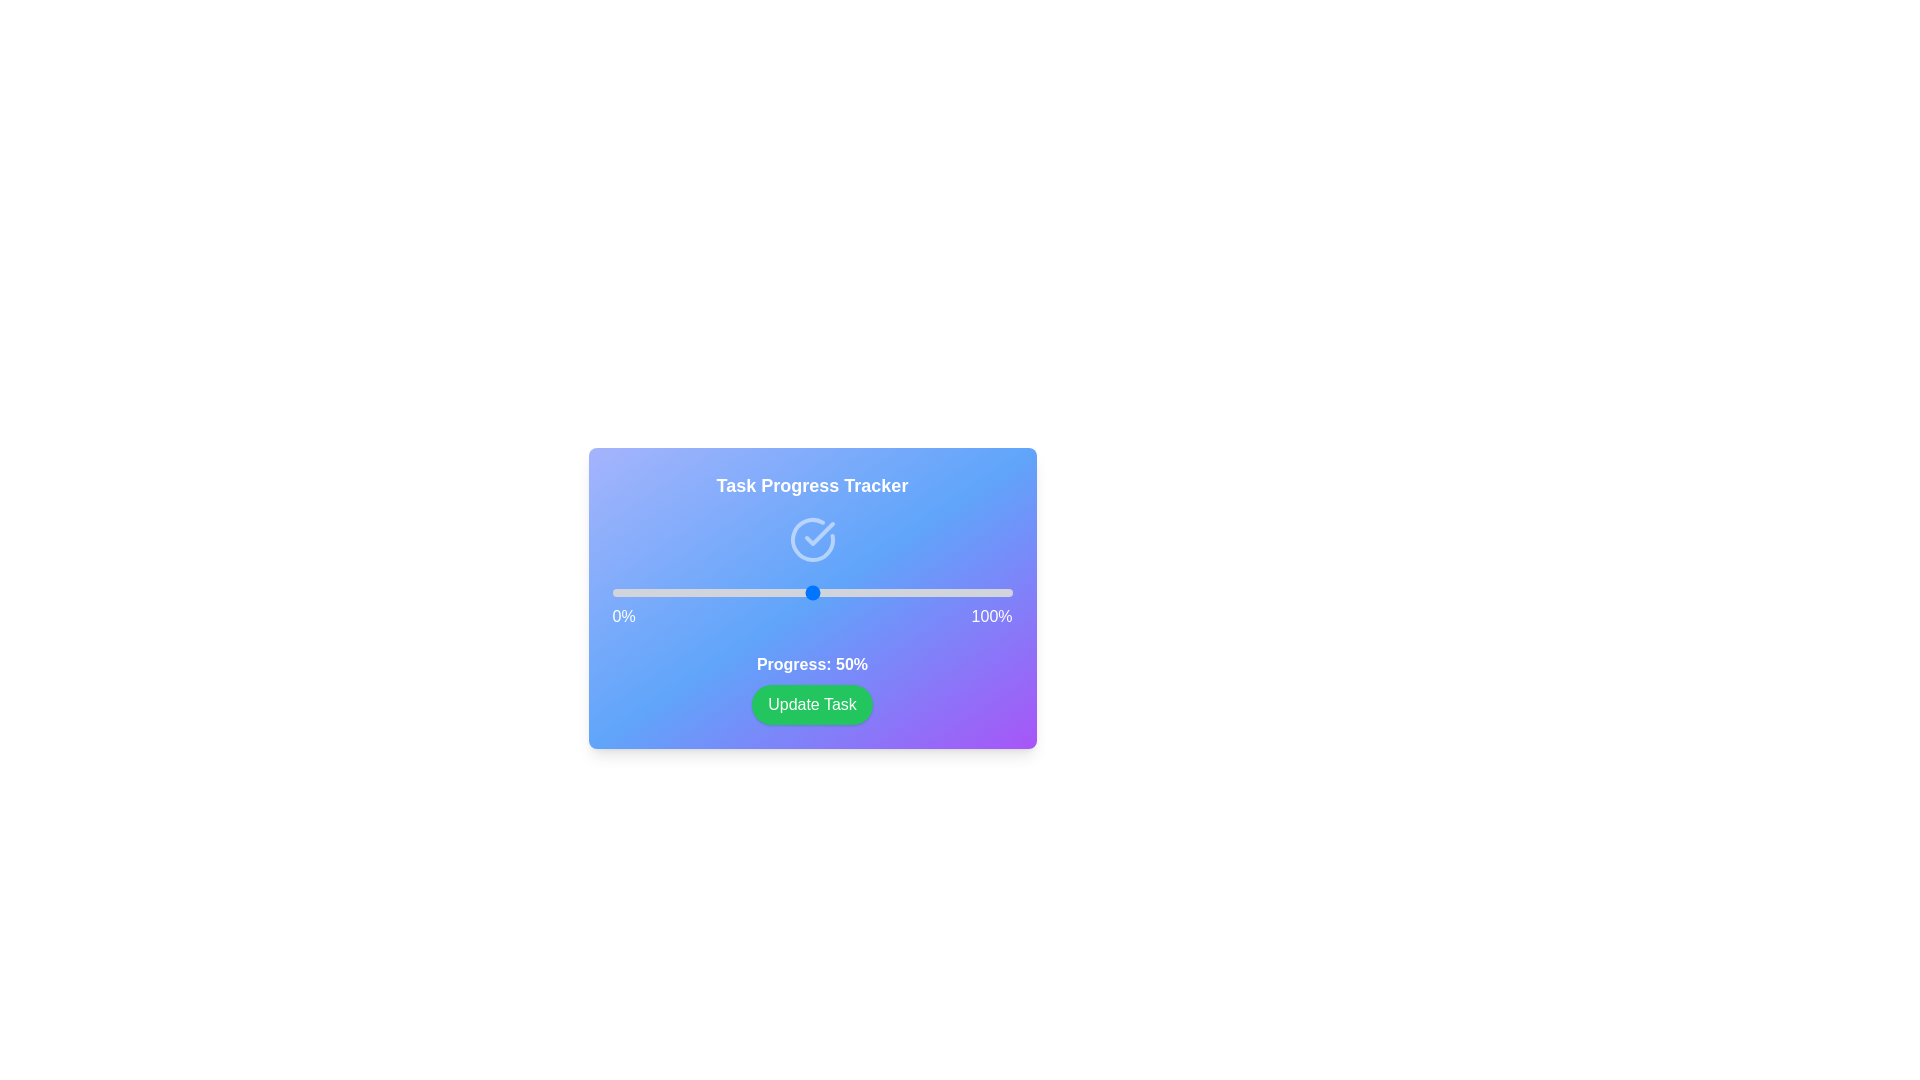 This screenshot has height=1080, width=1920. What do you see at coordinates (951, 592) in the screenshot?
I see `the progress slider to 85%` at bounding box center [951, 592].